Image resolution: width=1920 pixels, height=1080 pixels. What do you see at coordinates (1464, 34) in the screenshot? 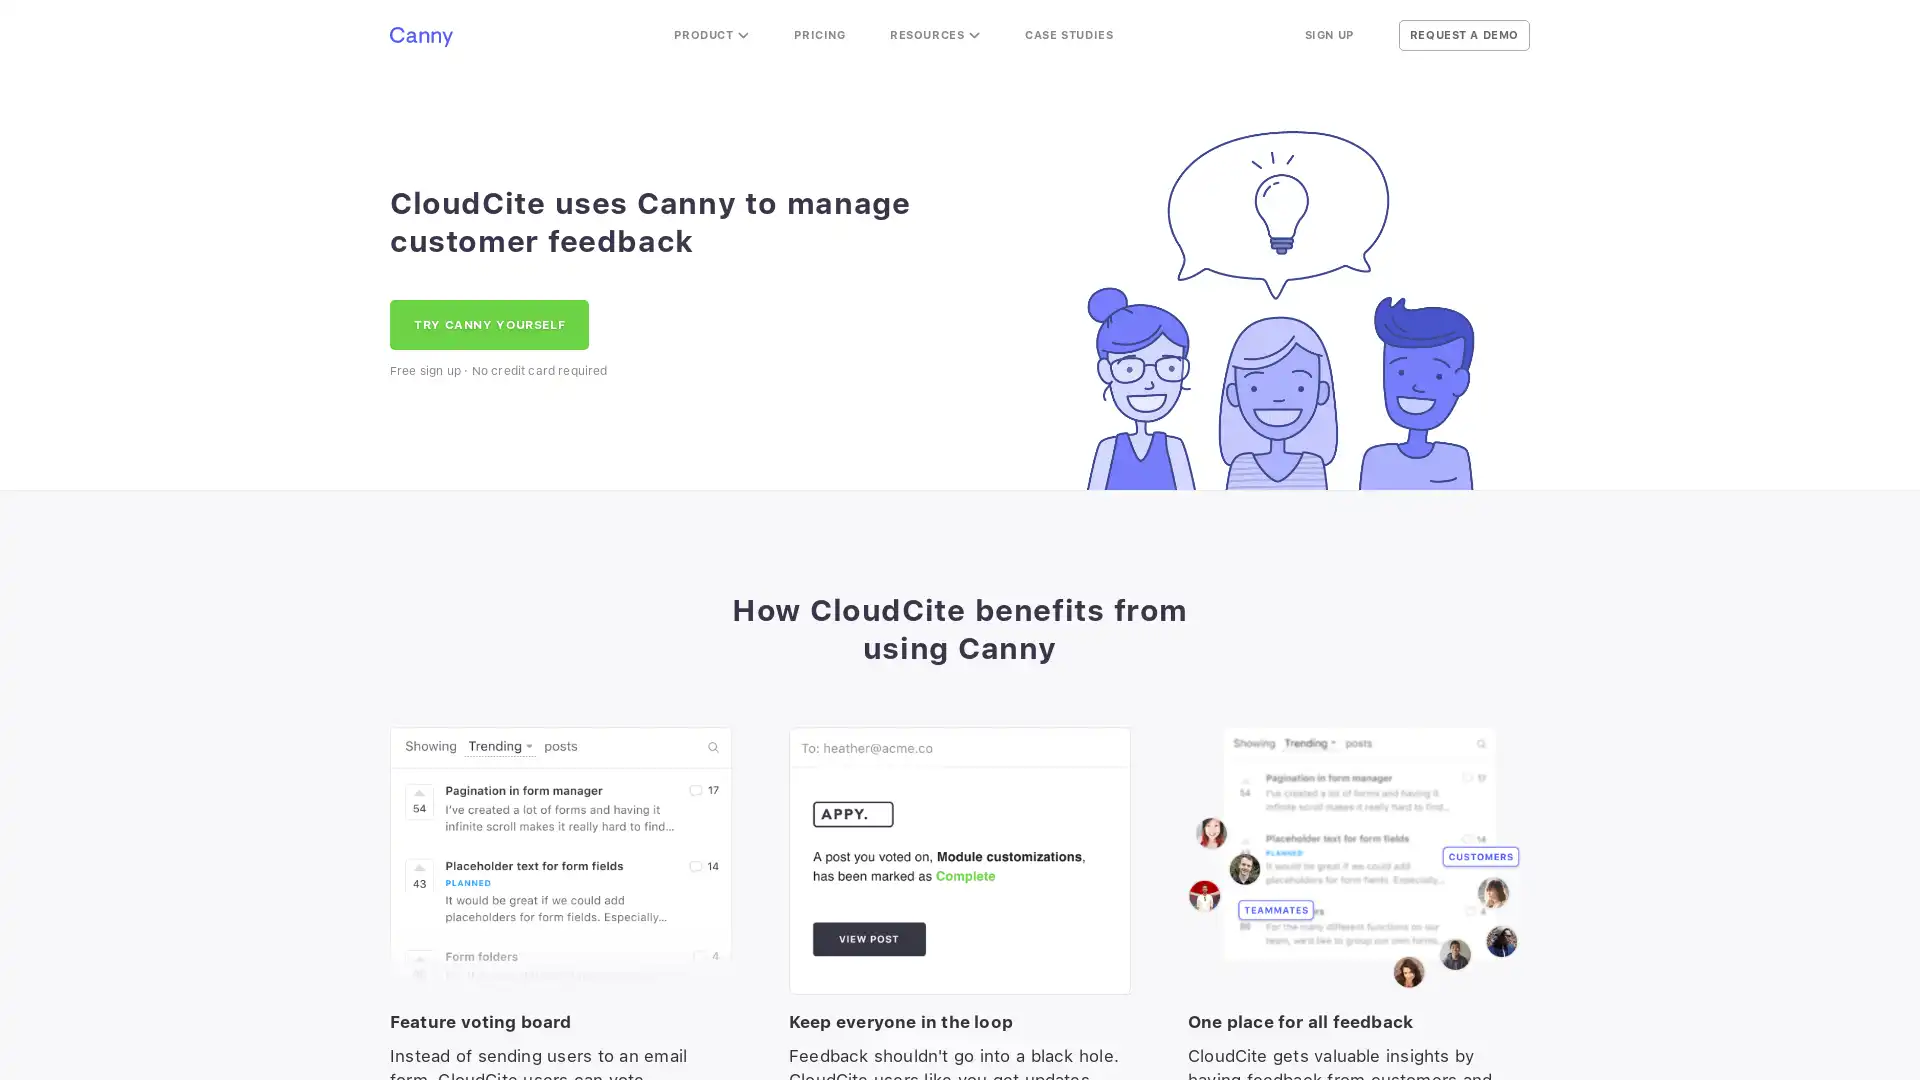
I see `REQUEST A DEMO` at bounding box center [1464, 34].